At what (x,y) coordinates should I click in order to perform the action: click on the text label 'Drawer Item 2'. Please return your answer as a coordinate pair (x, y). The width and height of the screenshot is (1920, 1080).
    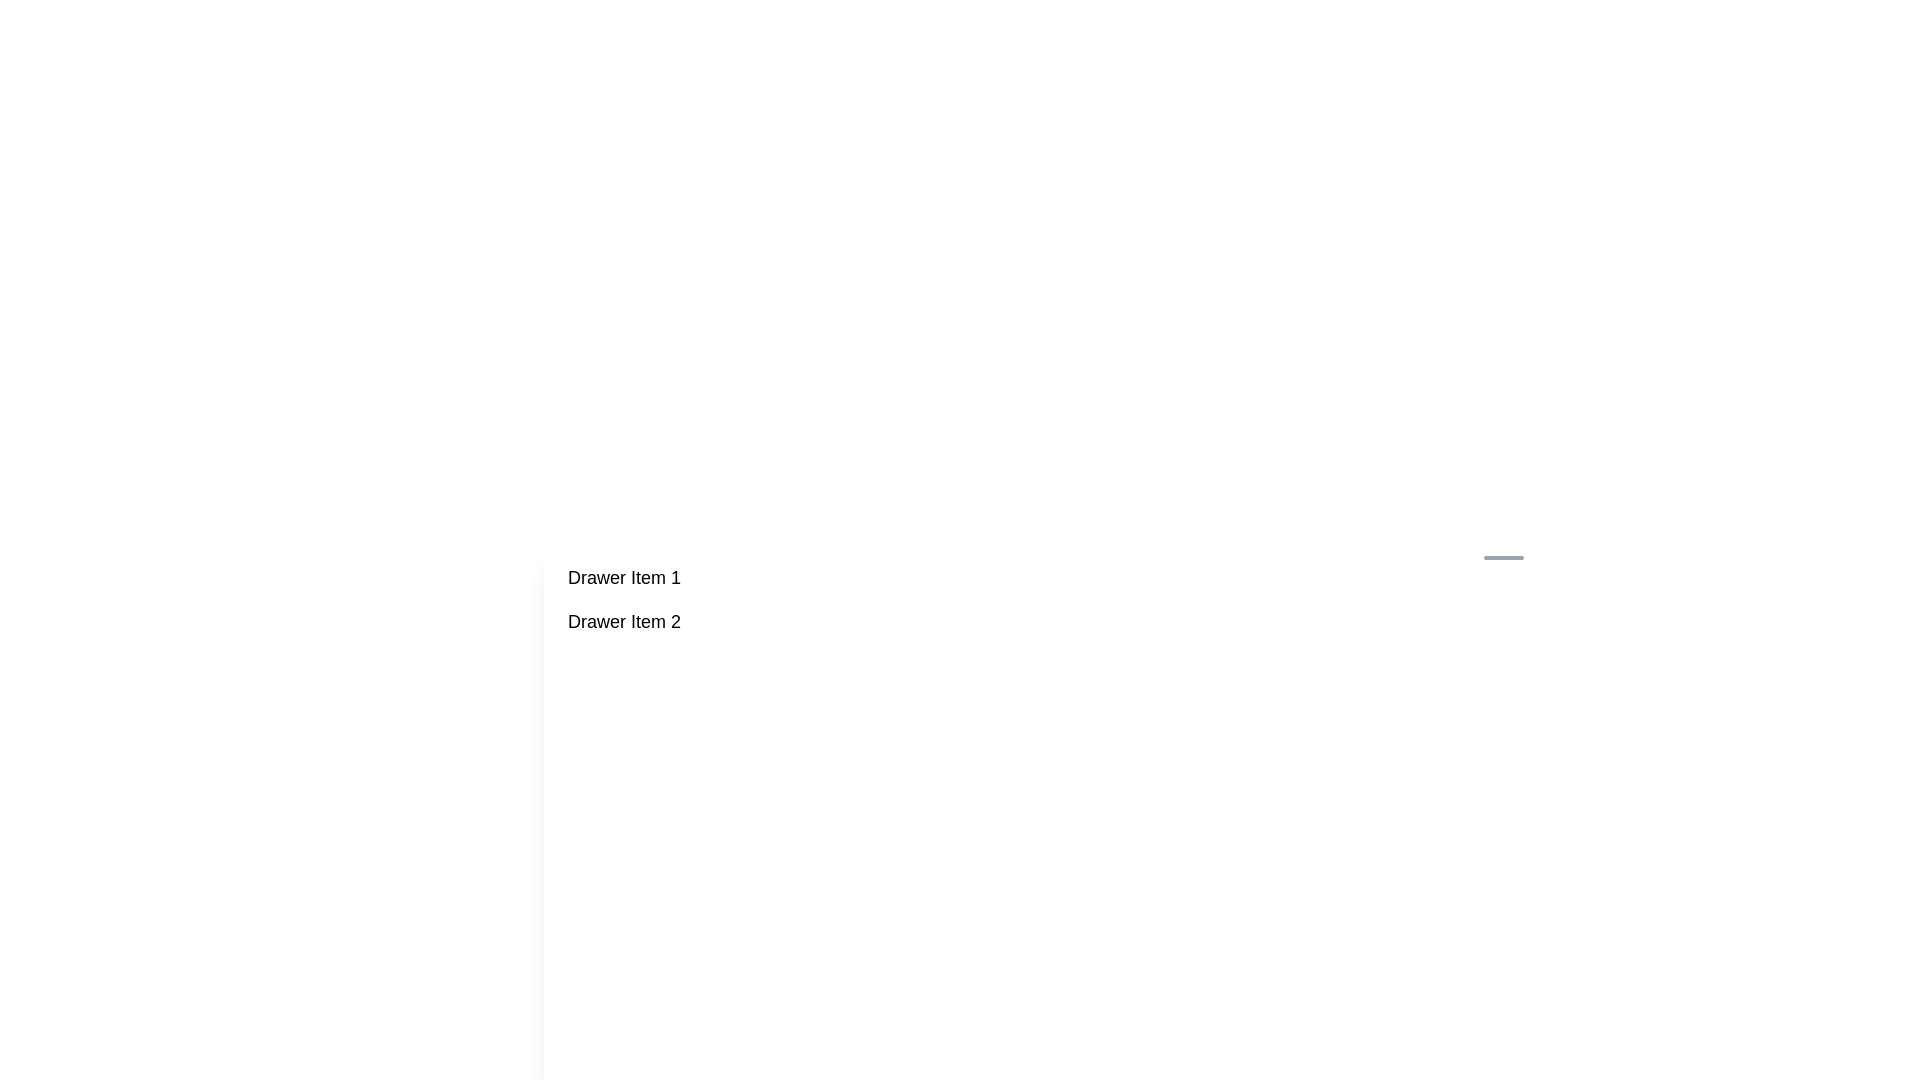
    Looking at the image, I should click on (623, 620).